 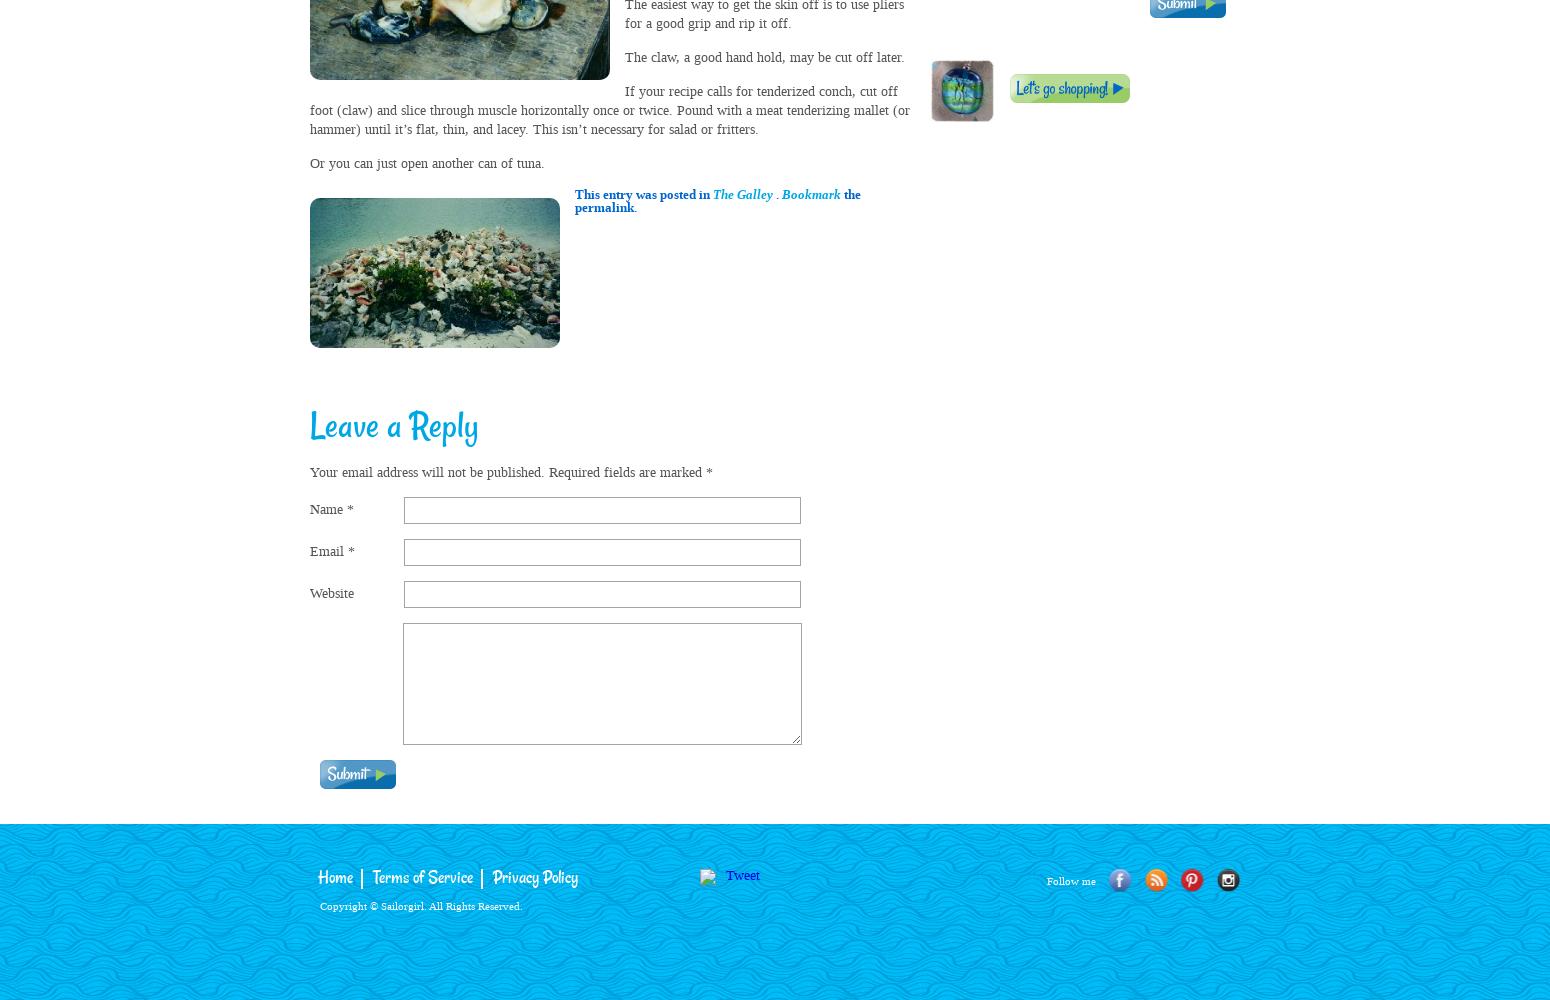 I want to click on 'The Galley', so click(x=743, y=193).